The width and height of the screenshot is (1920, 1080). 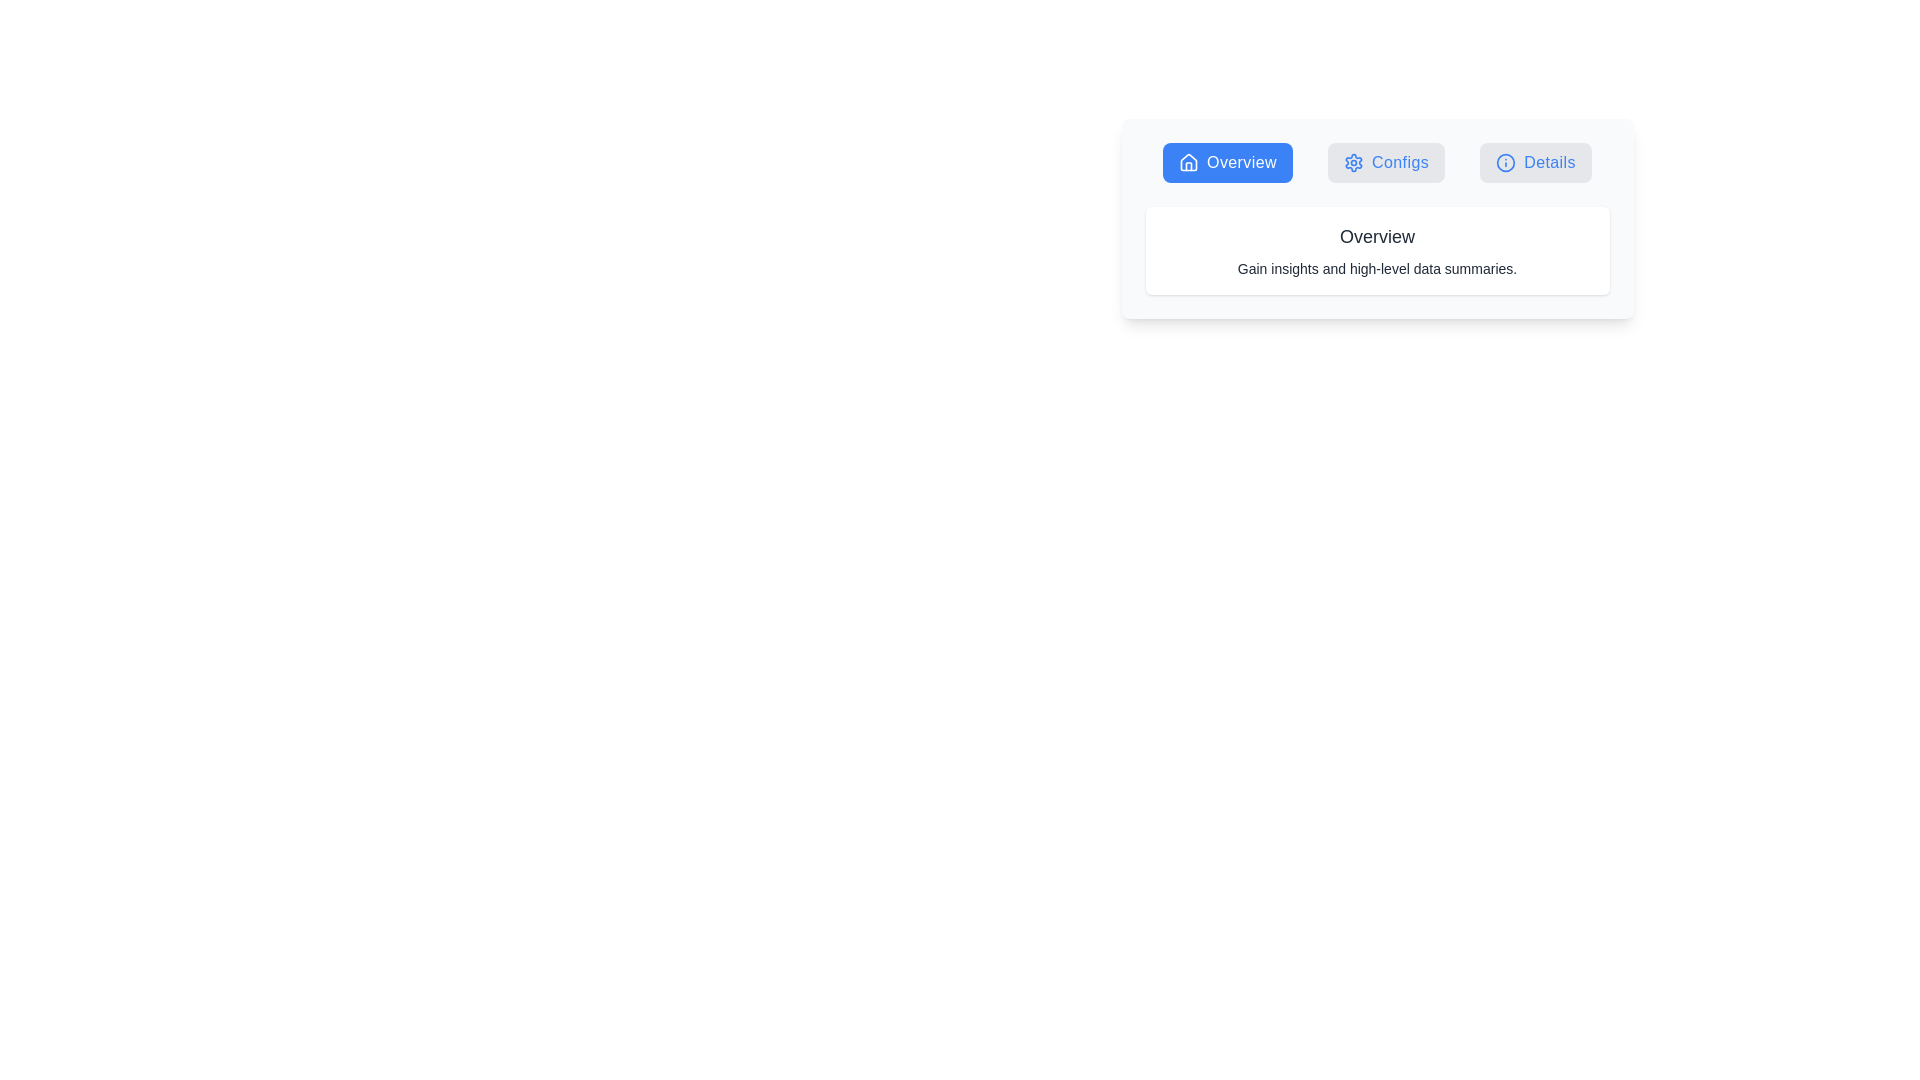 What do you see at coordinates (1535, 161) in the screenshot?
I see `the tab labeled Details` at bounding box center [1535, 161].